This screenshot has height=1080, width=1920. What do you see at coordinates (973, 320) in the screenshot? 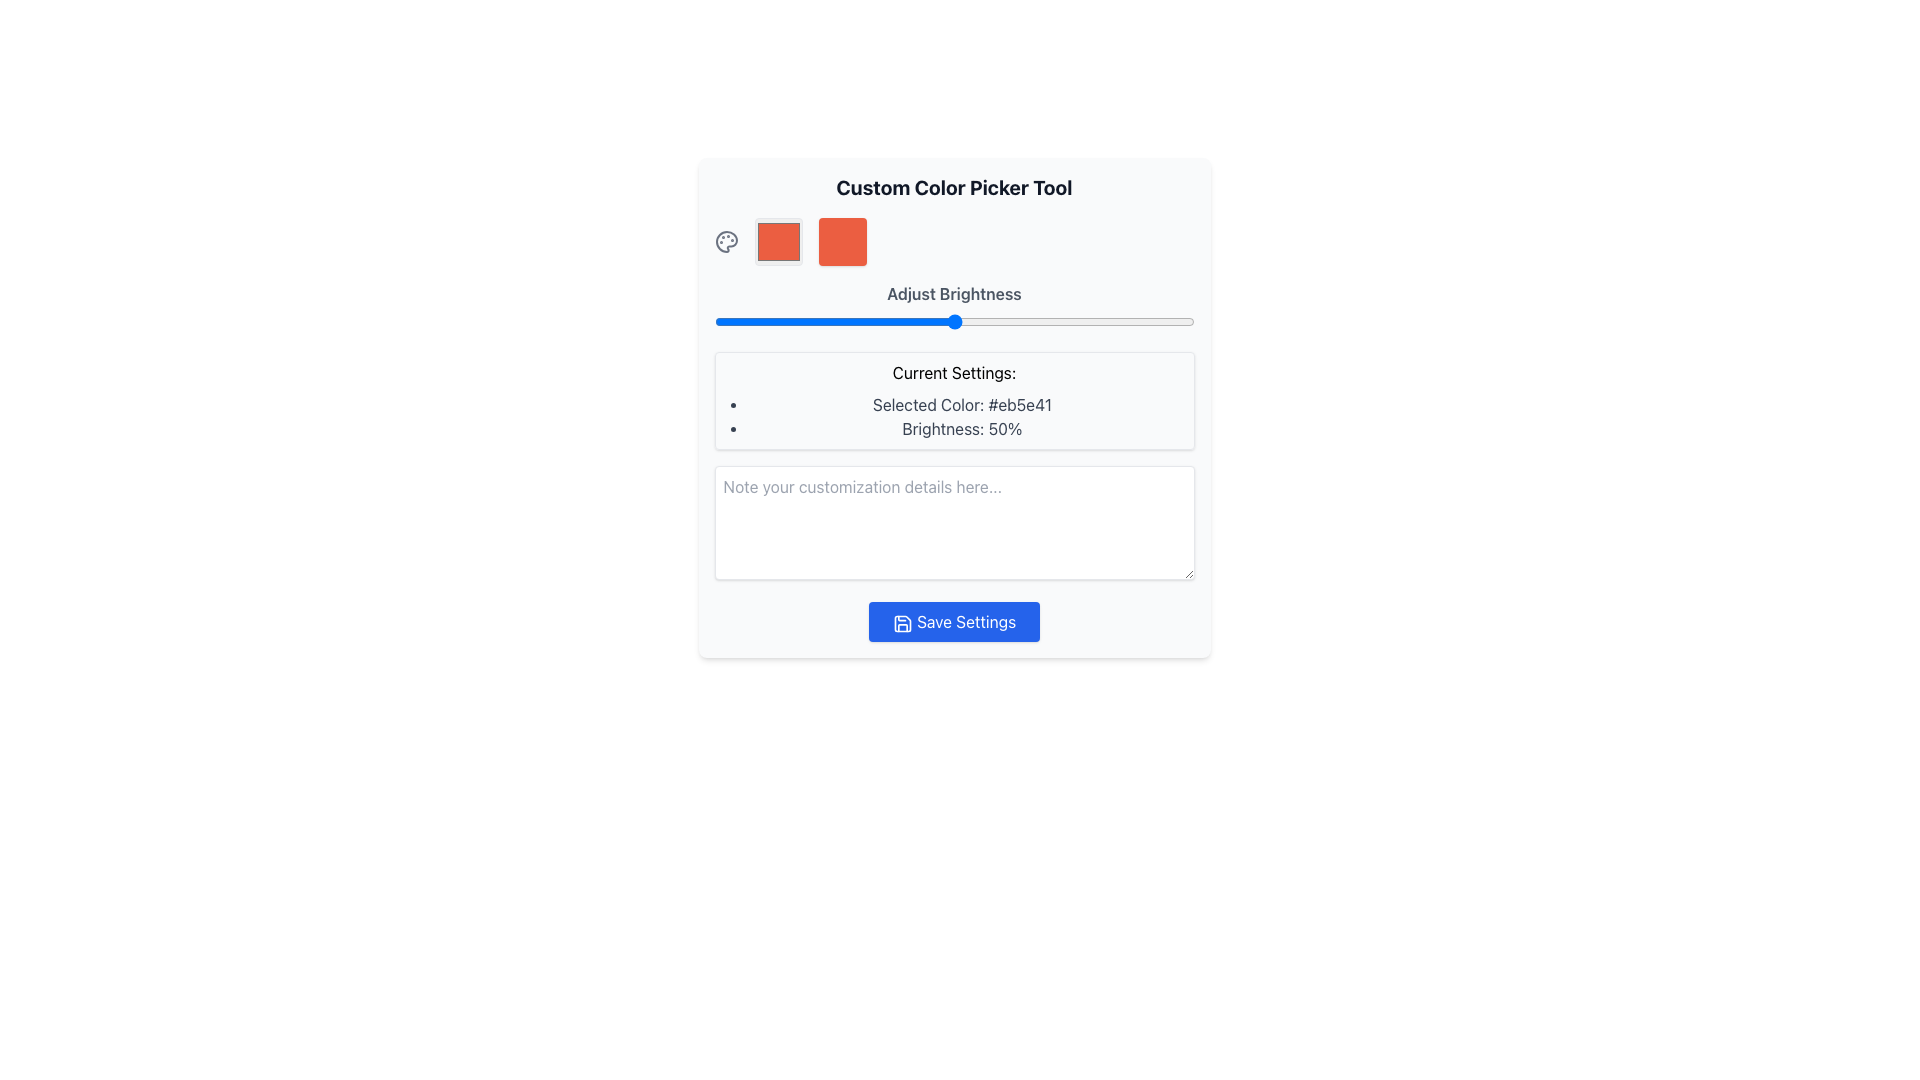
I see `the brightness` at bounding box center [973, 320].